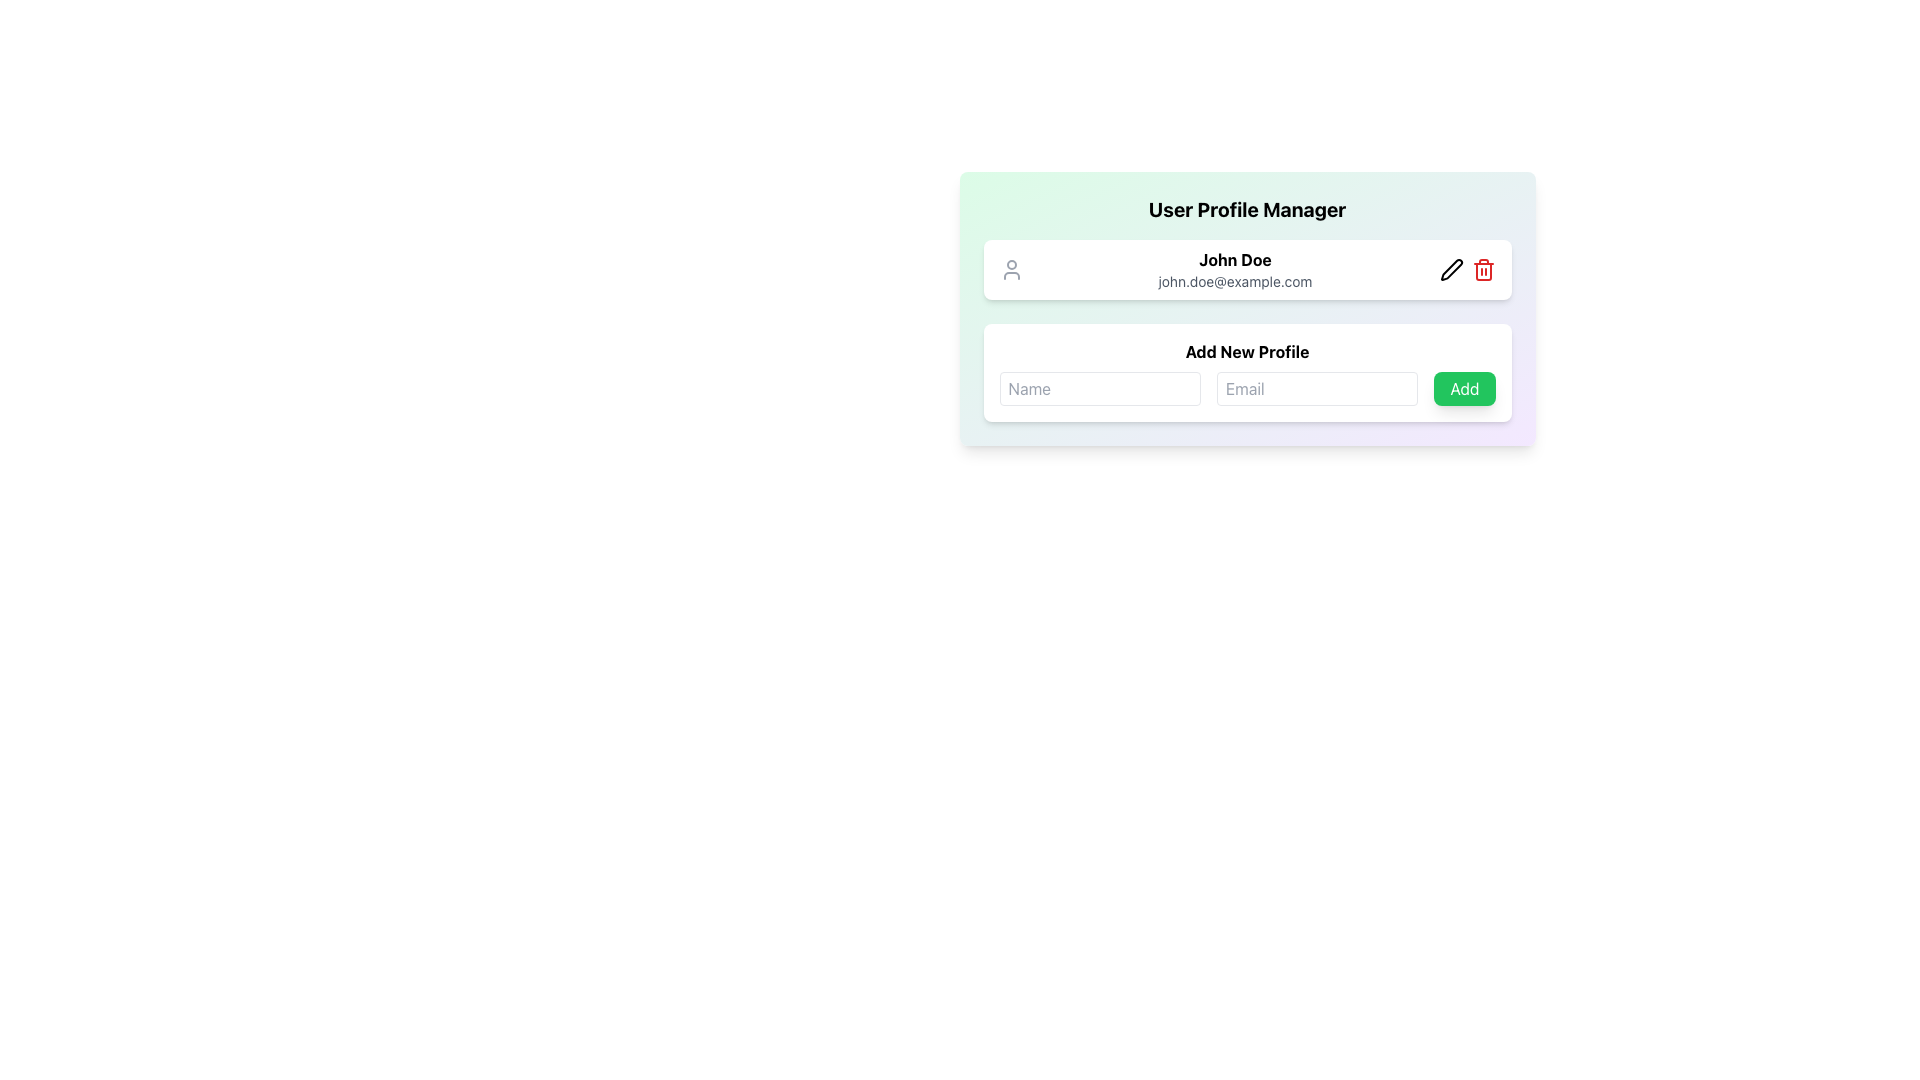 The image size is (1920, 1080). I want to click on the static text label displaying 'John Doe' in bold font, which is positioned prominently at the top of the User Profile Manager card, so click(1234, 258).